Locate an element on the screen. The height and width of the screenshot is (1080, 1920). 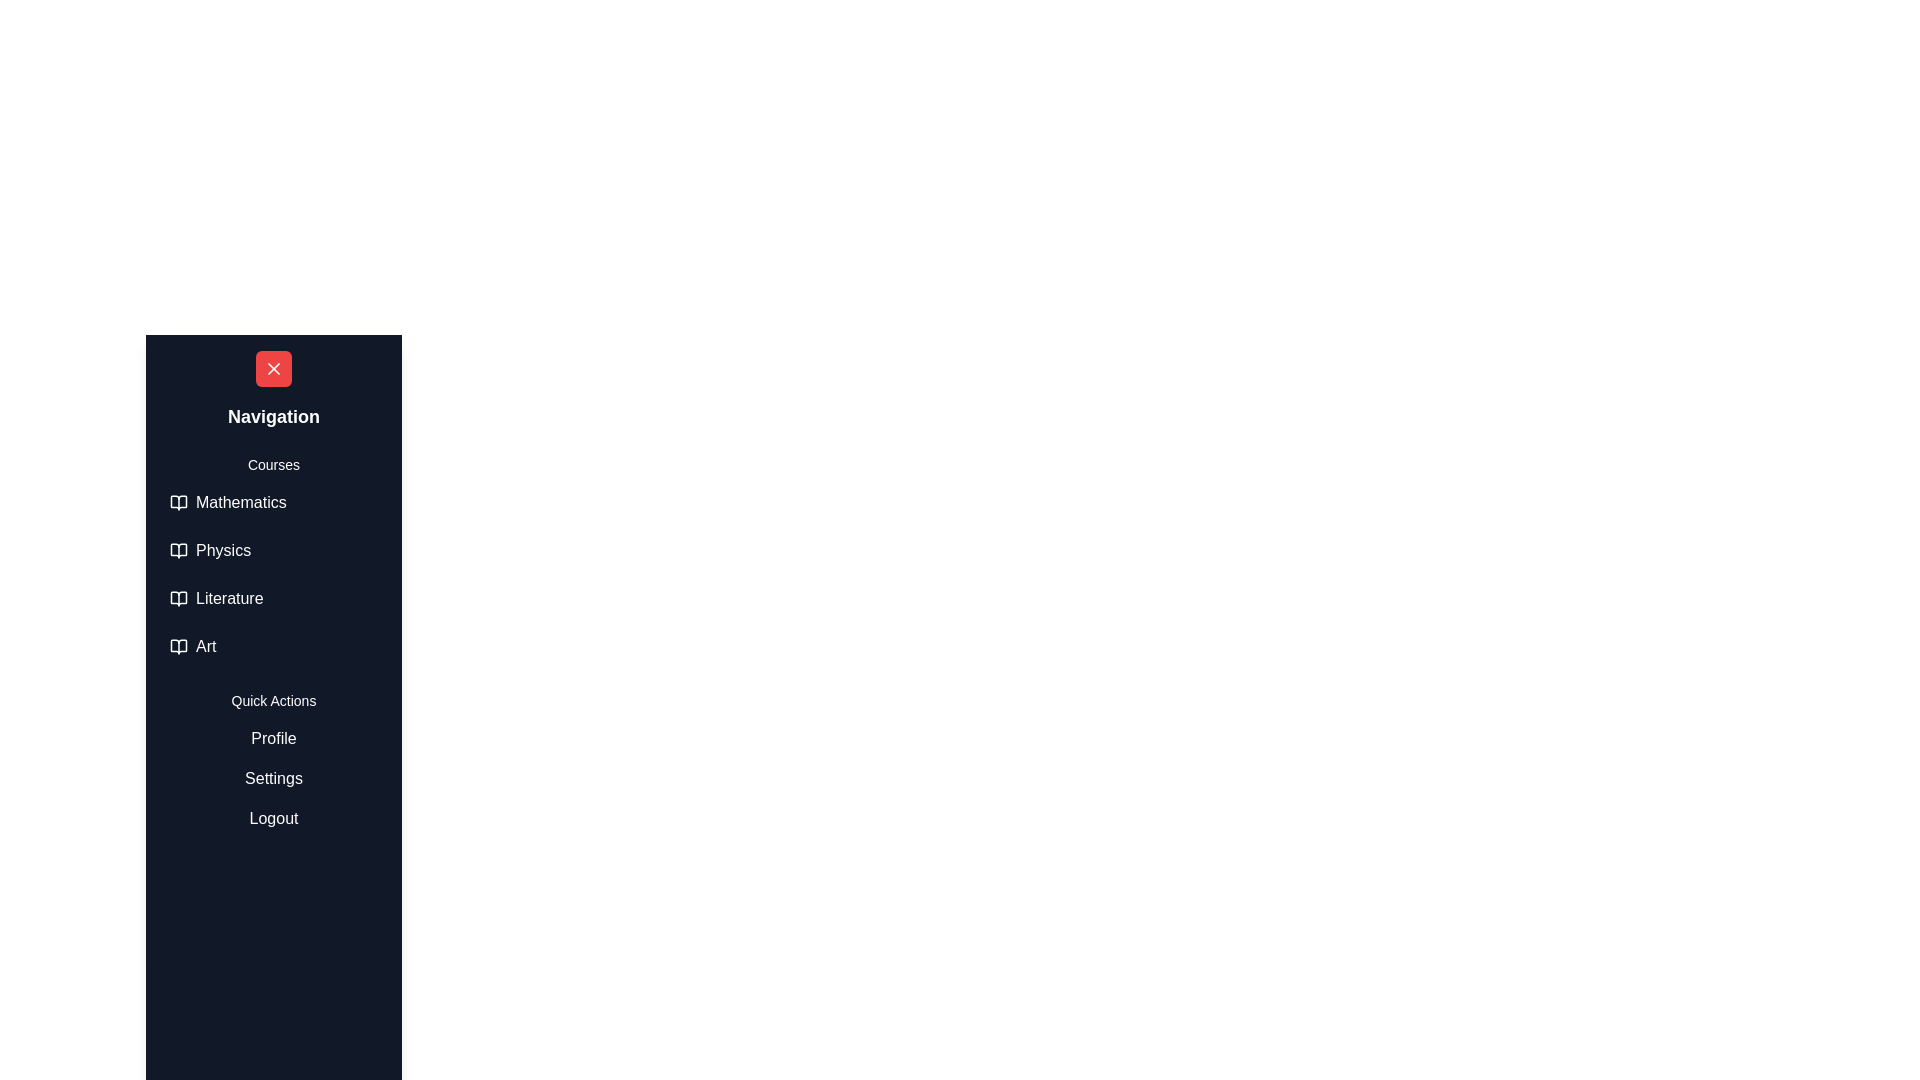
the second button in the 'Quick Actions' section of the sidebar menu is located at coordinates (272, 778).